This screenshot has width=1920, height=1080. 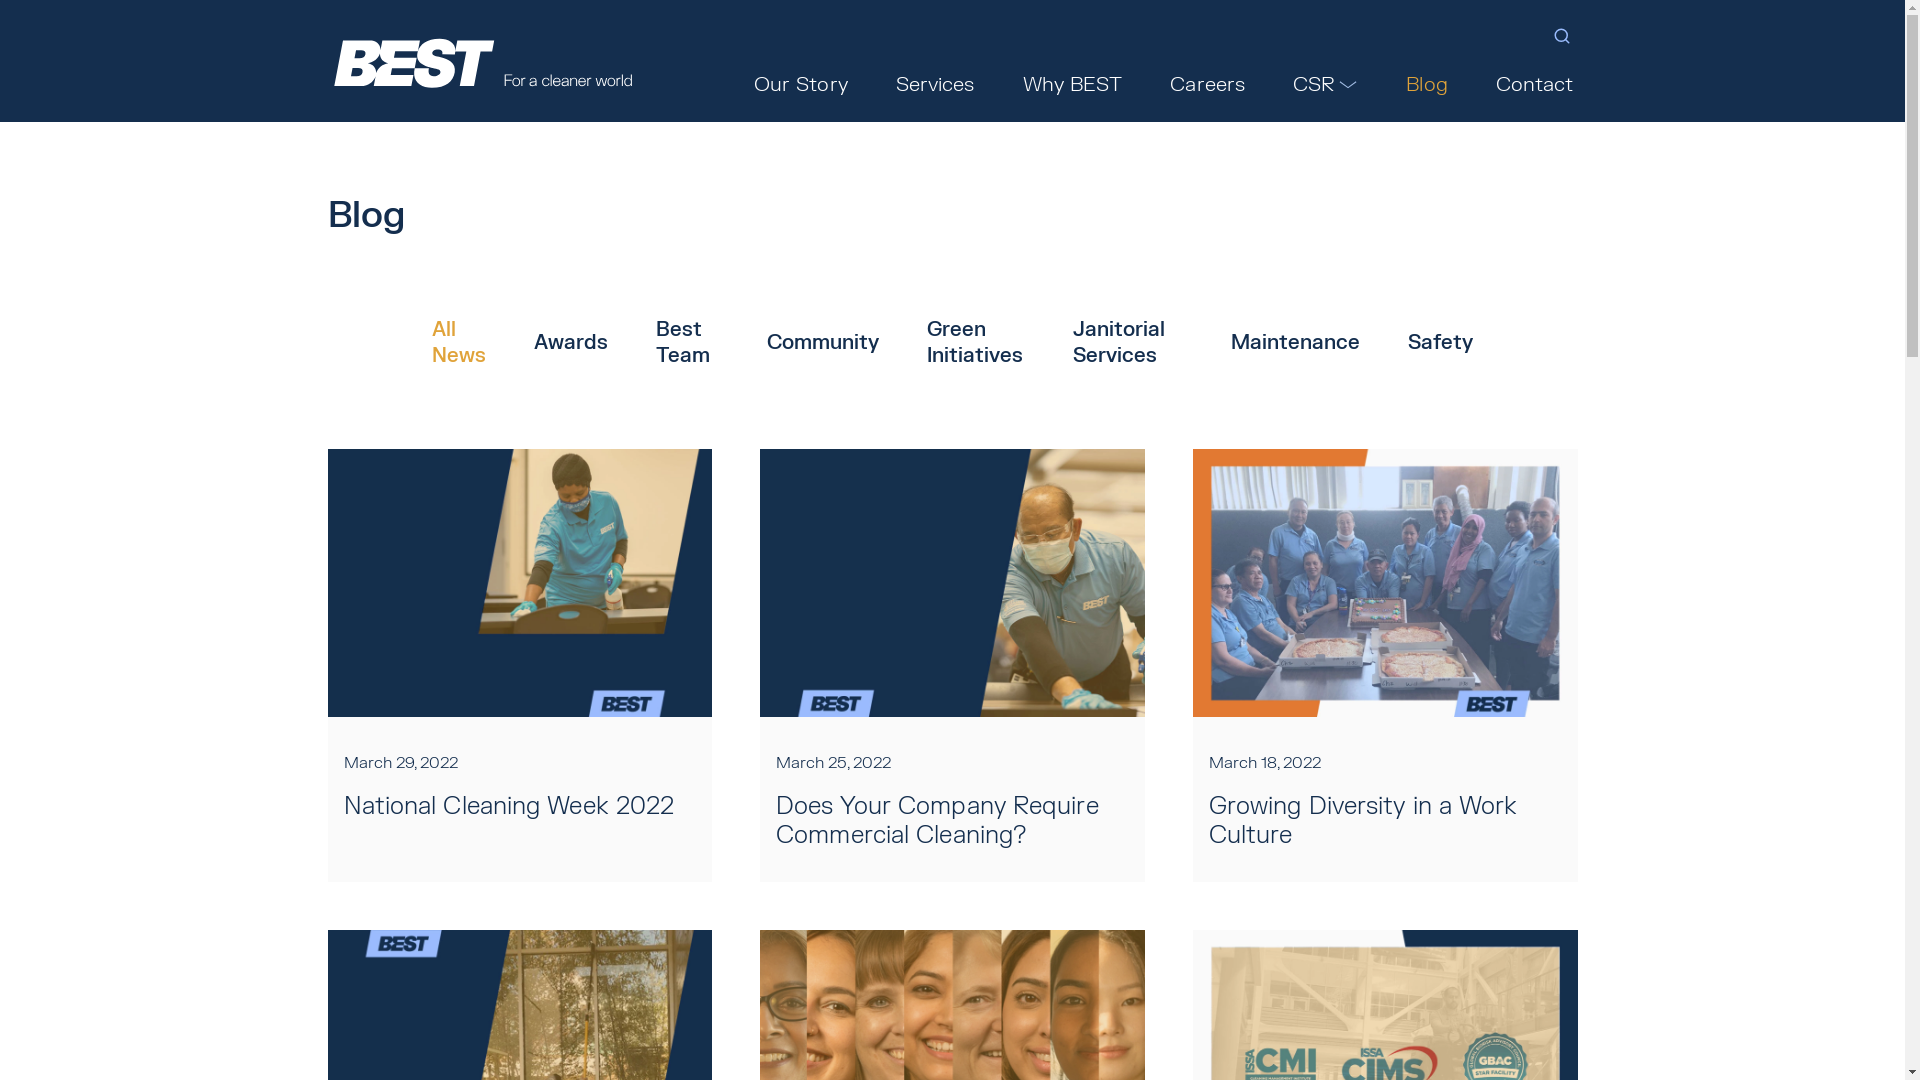 What do you see at coordinates (1440, 342) in the screenshot?
I see `'Safety'` at bounding box center [1440, 342].